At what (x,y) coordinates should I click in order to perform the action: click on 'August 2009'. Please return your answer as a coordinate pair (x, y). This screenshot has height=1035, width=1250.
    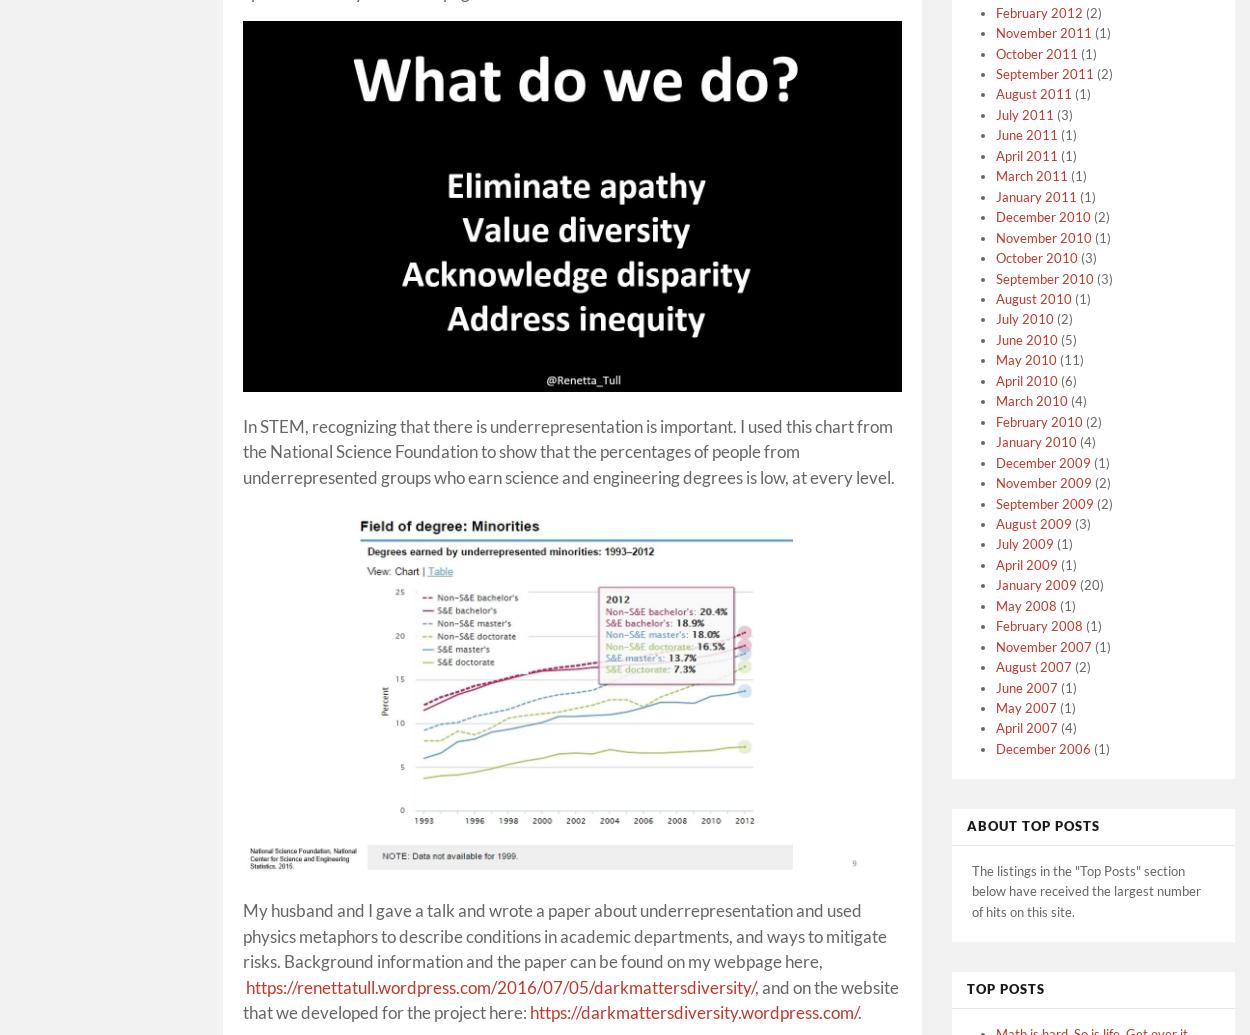
    Looking at the image, I should click on (1034, 521).